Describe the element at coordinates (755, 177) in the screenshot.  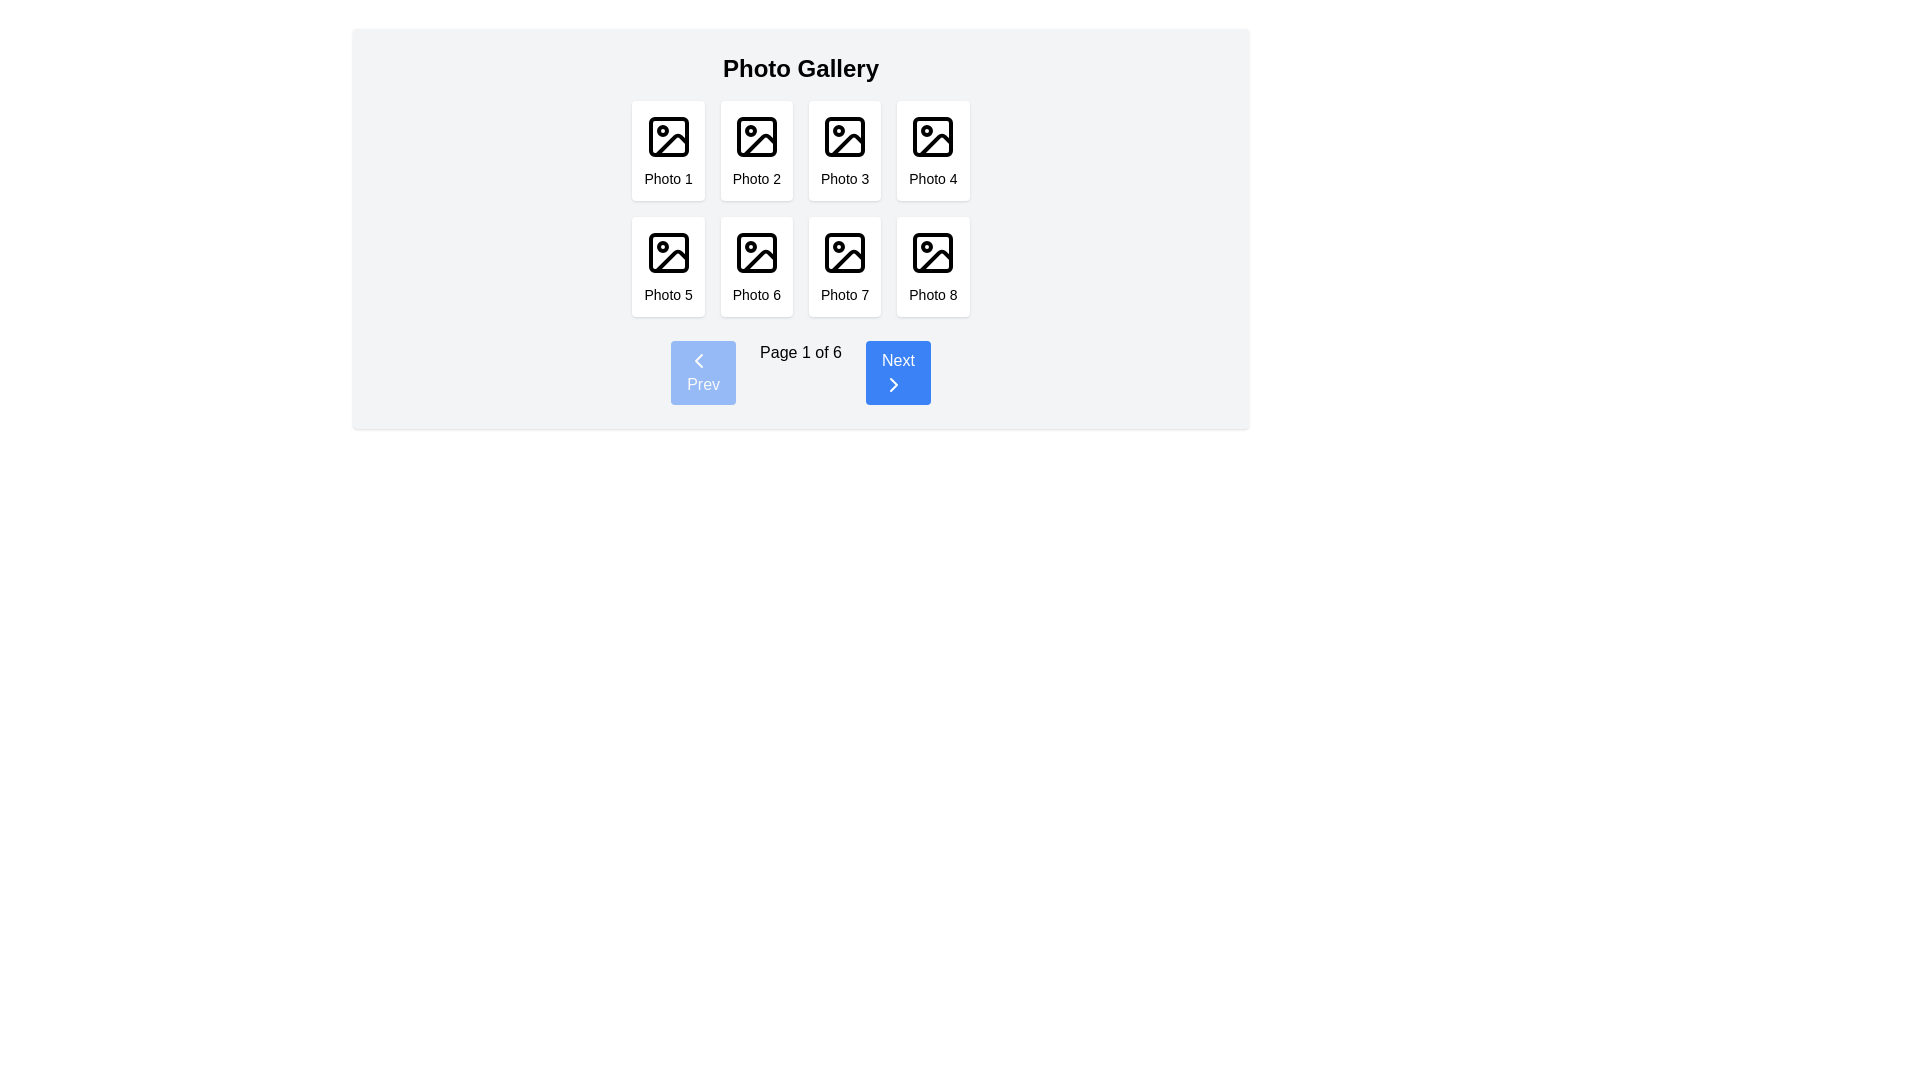
I see `the descriptive label indicating the name or identifier of a particular photo, located underneath the second image icon in the top row of the grid layout` at that location.